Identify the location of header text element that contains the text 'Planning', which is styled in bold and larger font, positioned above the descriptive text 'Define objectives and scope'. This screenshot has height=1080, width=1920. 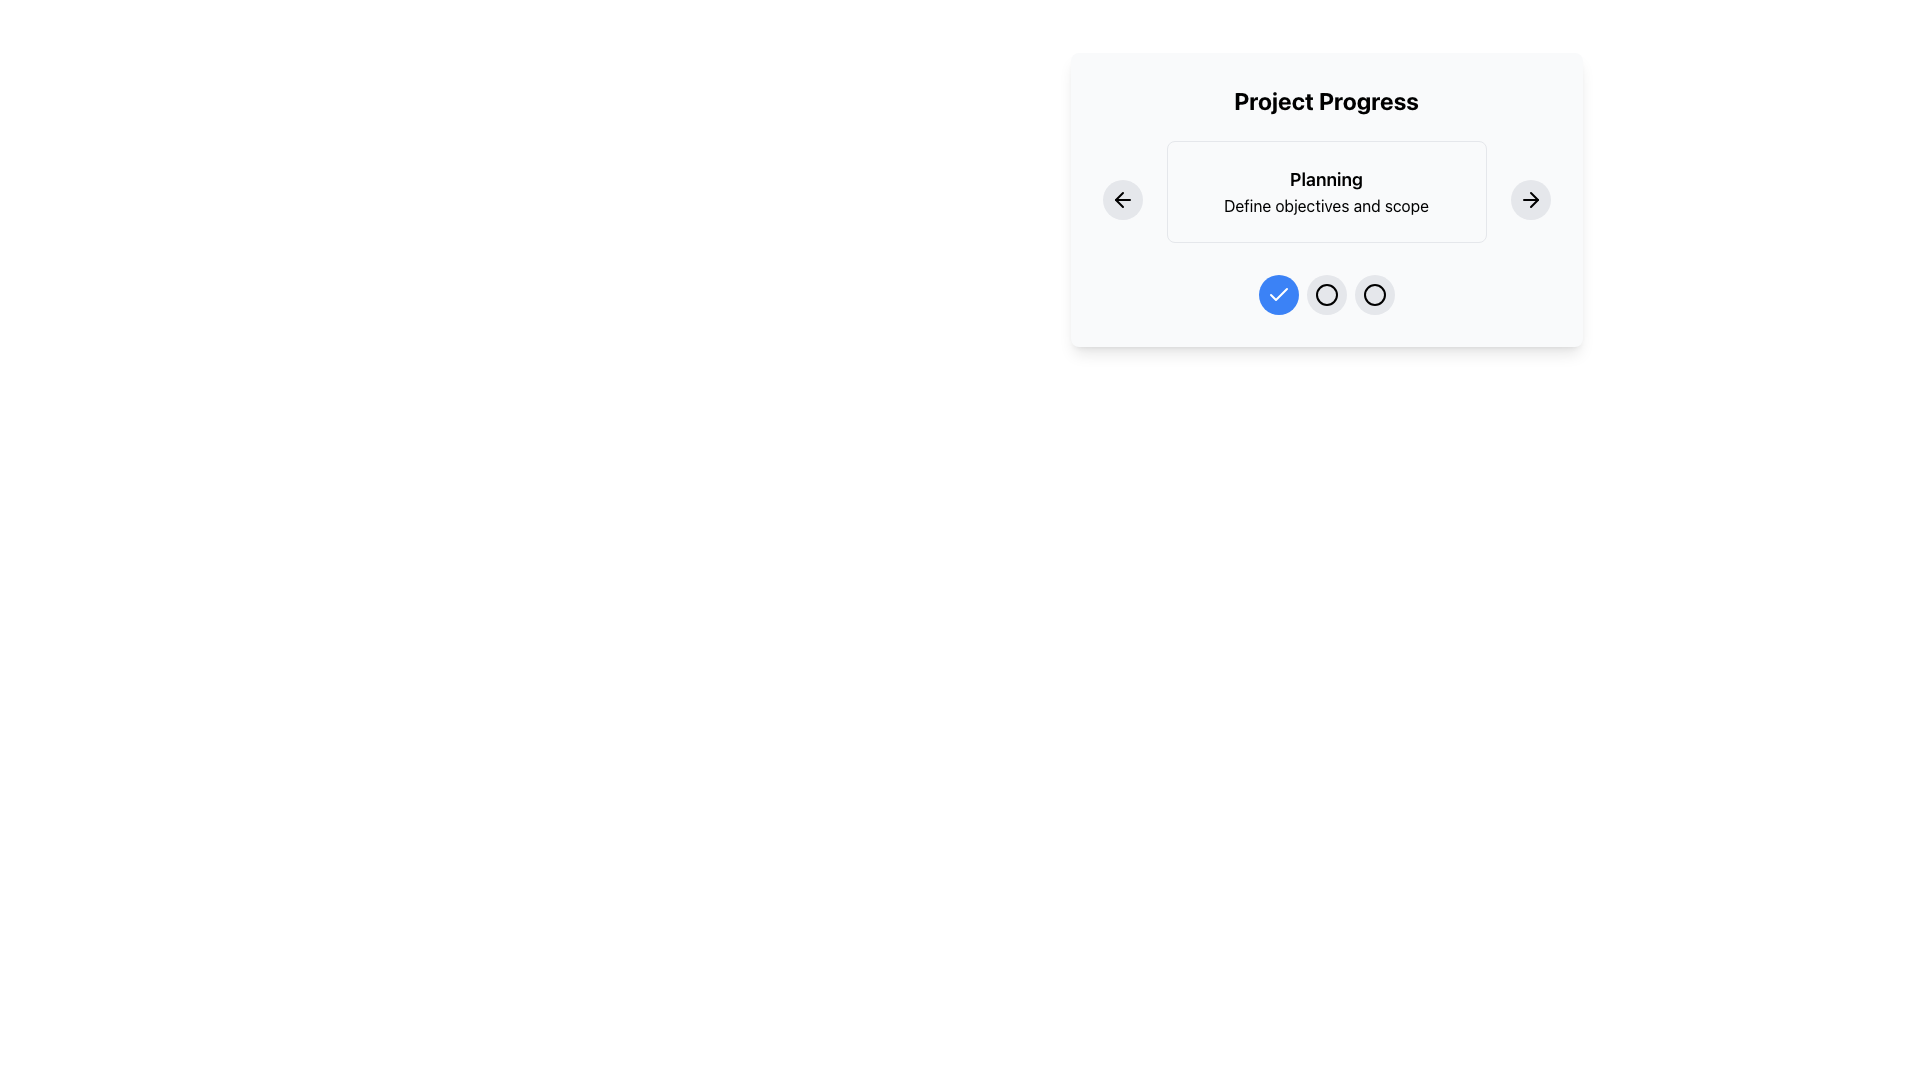
(1326, 180).